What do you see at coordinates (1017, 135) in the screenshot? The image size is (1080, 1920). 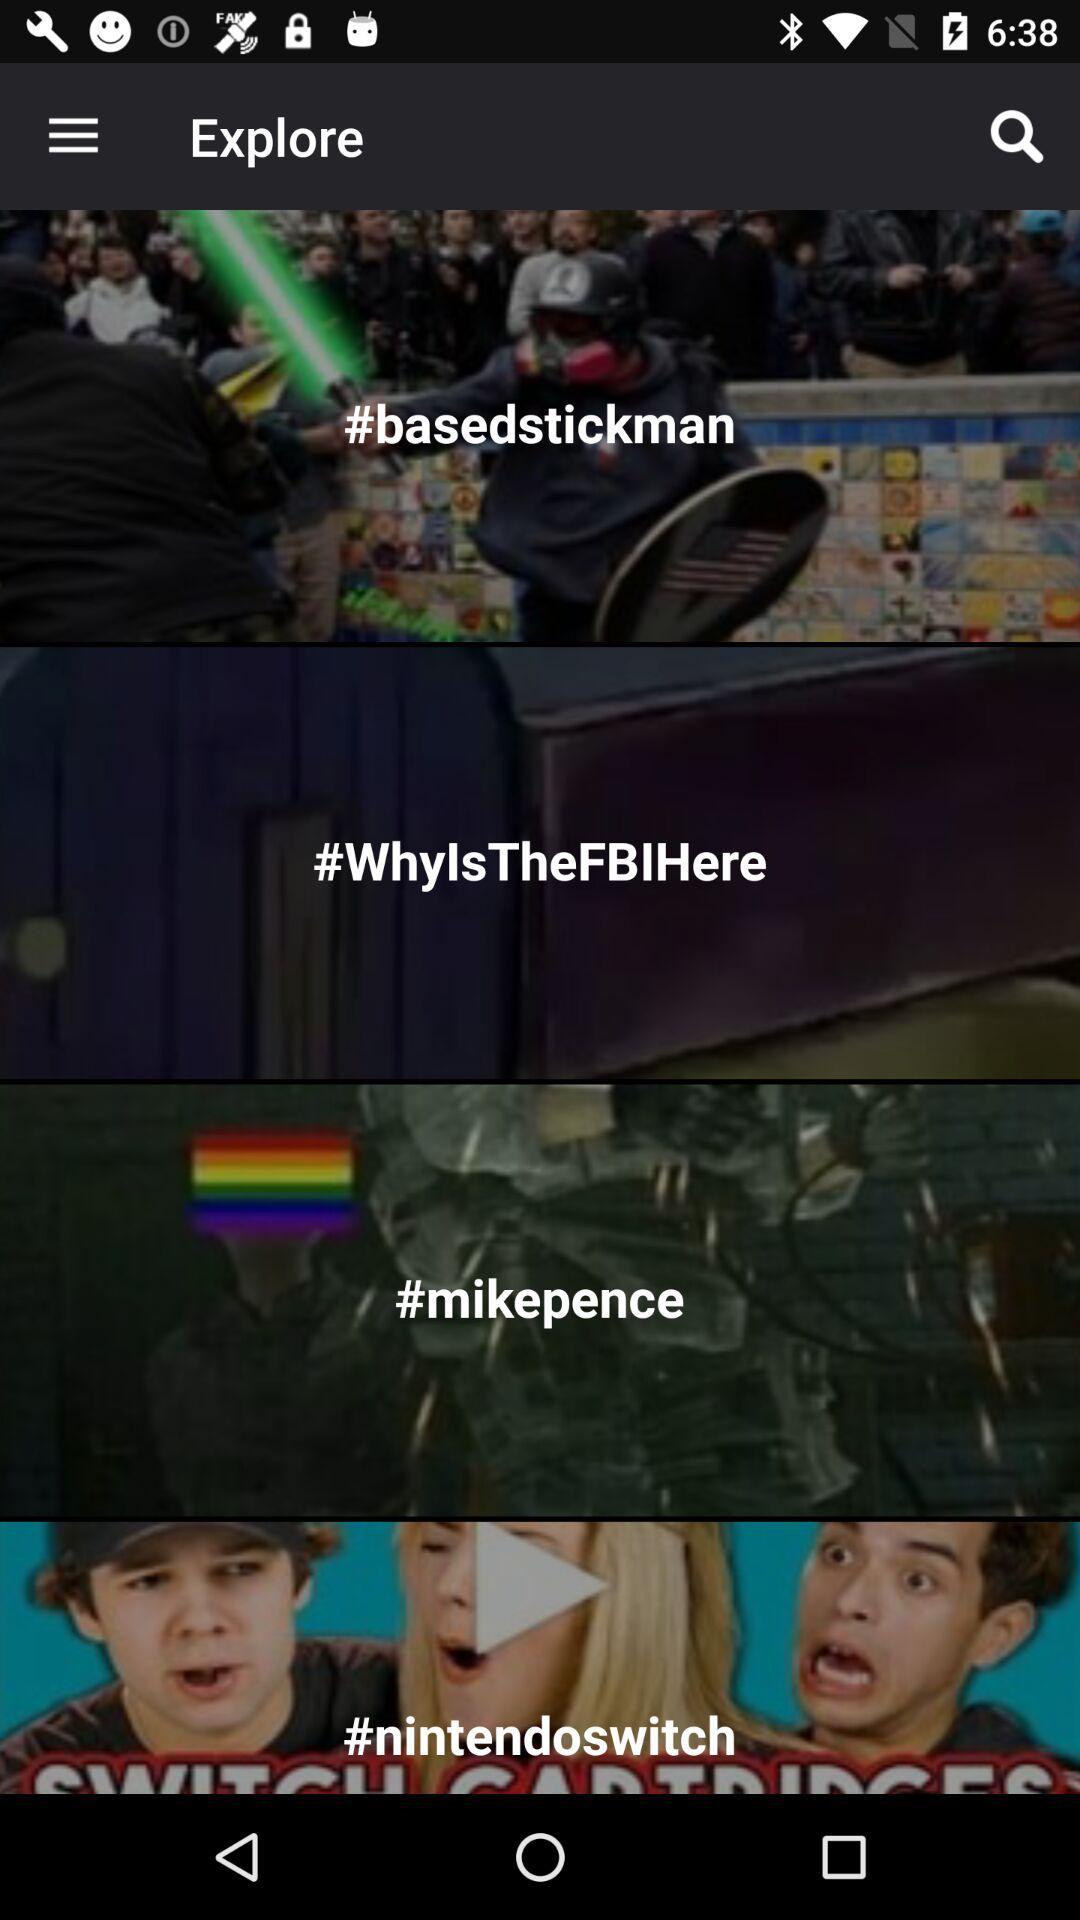 I see `the icon next to the explore icon` at bounding box center [1017, 135].